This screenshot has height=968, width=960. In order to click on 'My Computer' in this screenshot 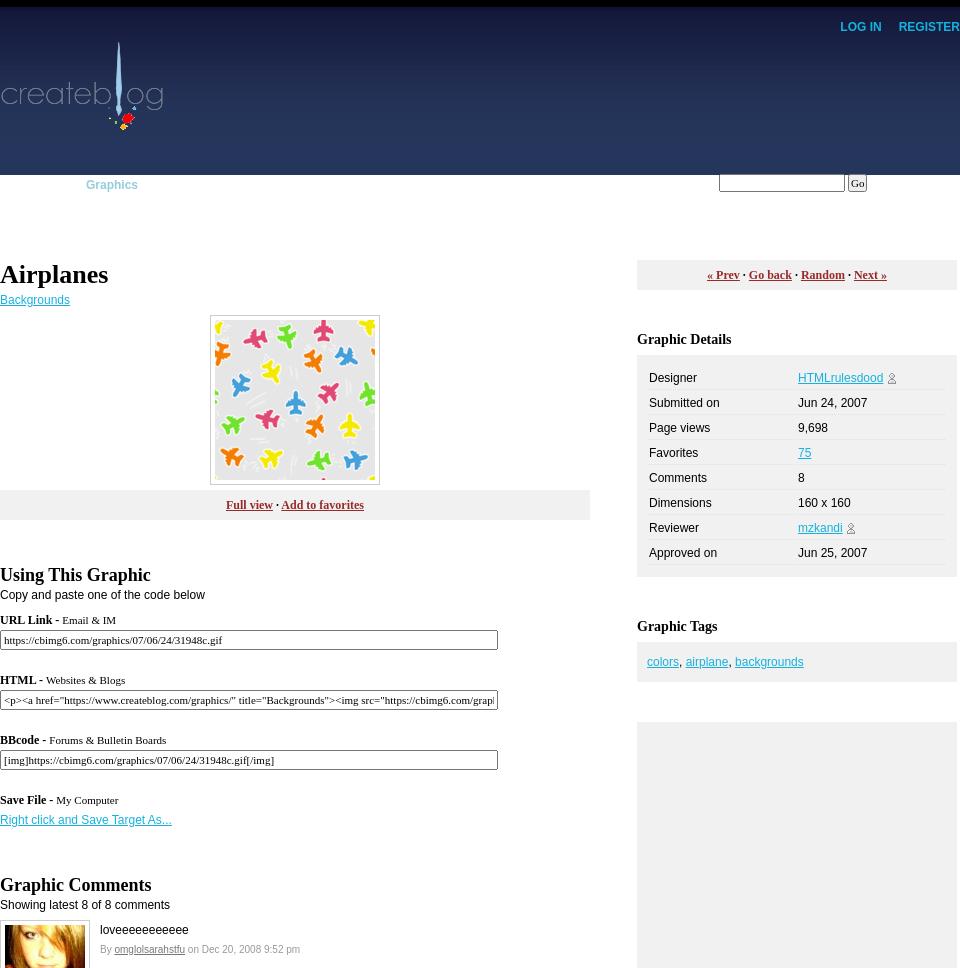, I will do `click(86, 798)`.